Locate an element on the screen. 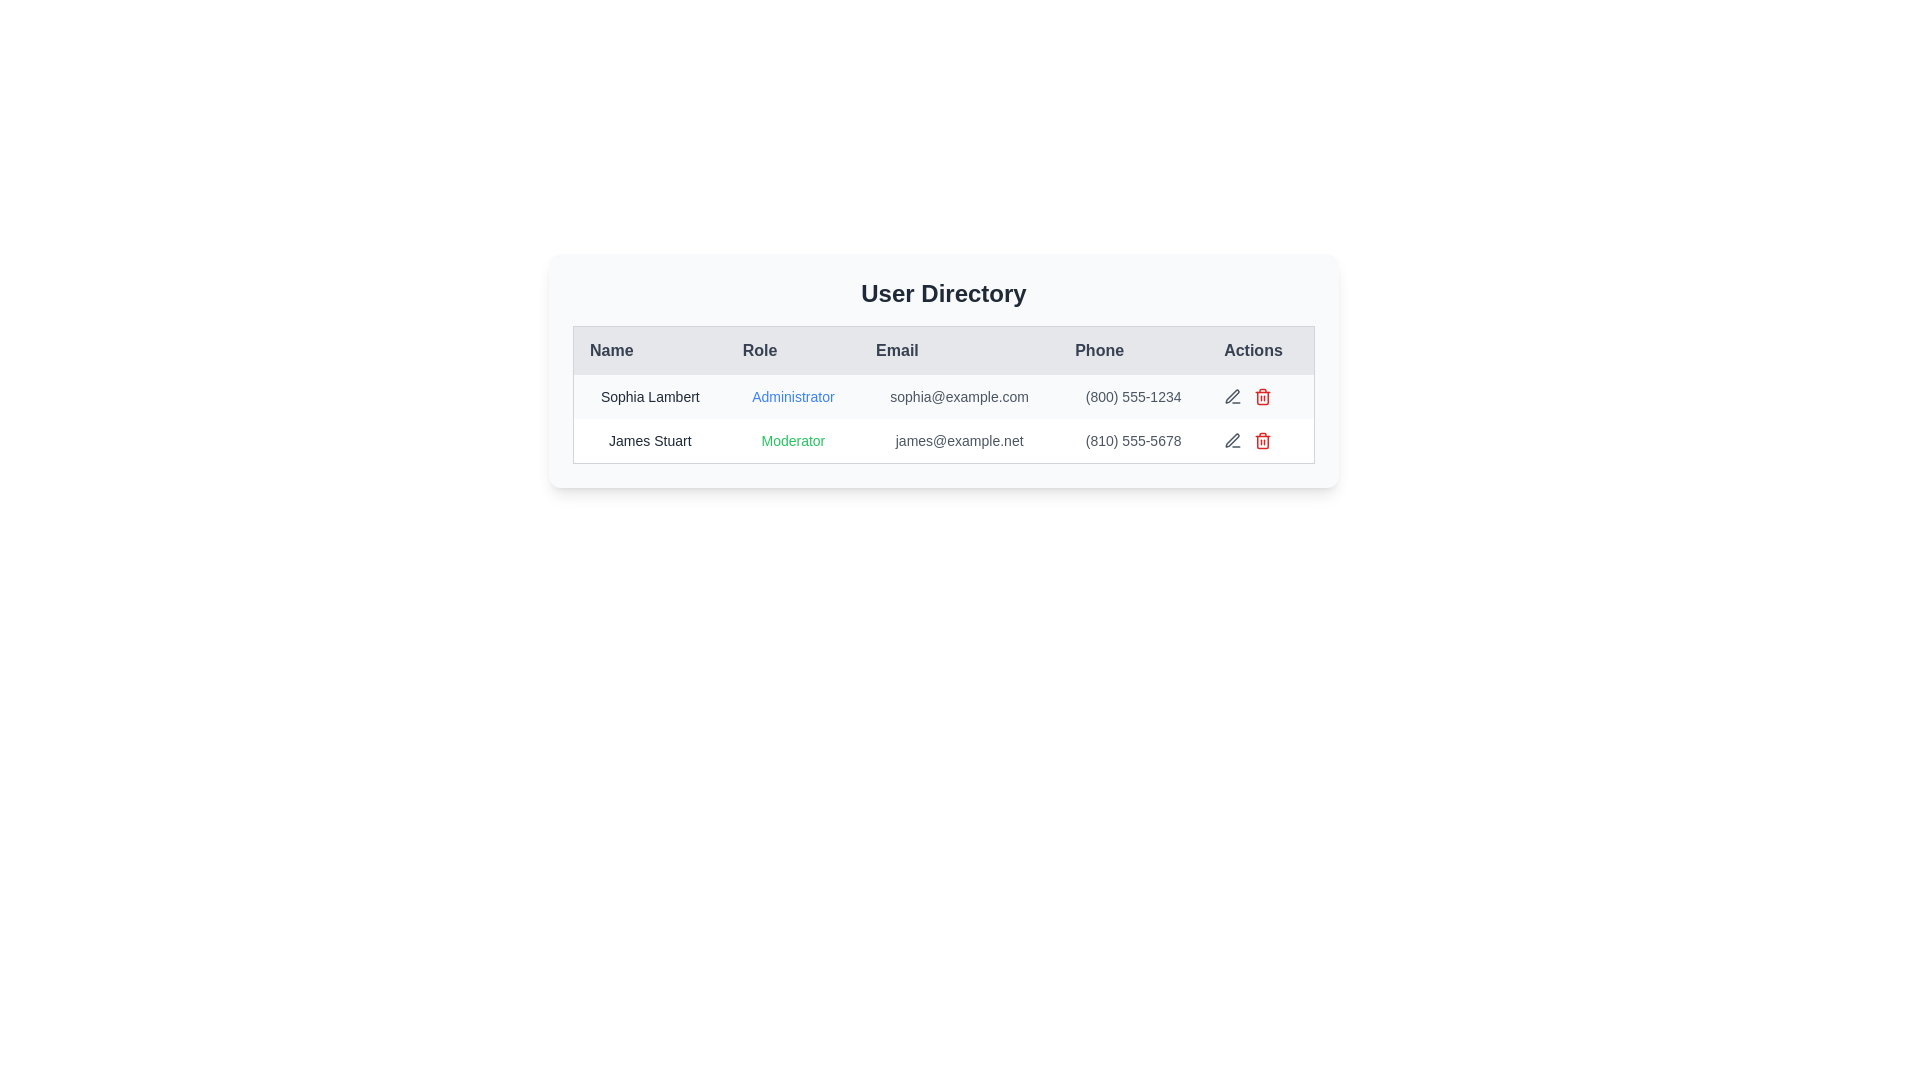 The height and width of the screenshot is (1080, 1920). the edit icon in the 'Actions' column for the row corresponding to 'Sophia Lambert' is located at coordinates (1231, 439).